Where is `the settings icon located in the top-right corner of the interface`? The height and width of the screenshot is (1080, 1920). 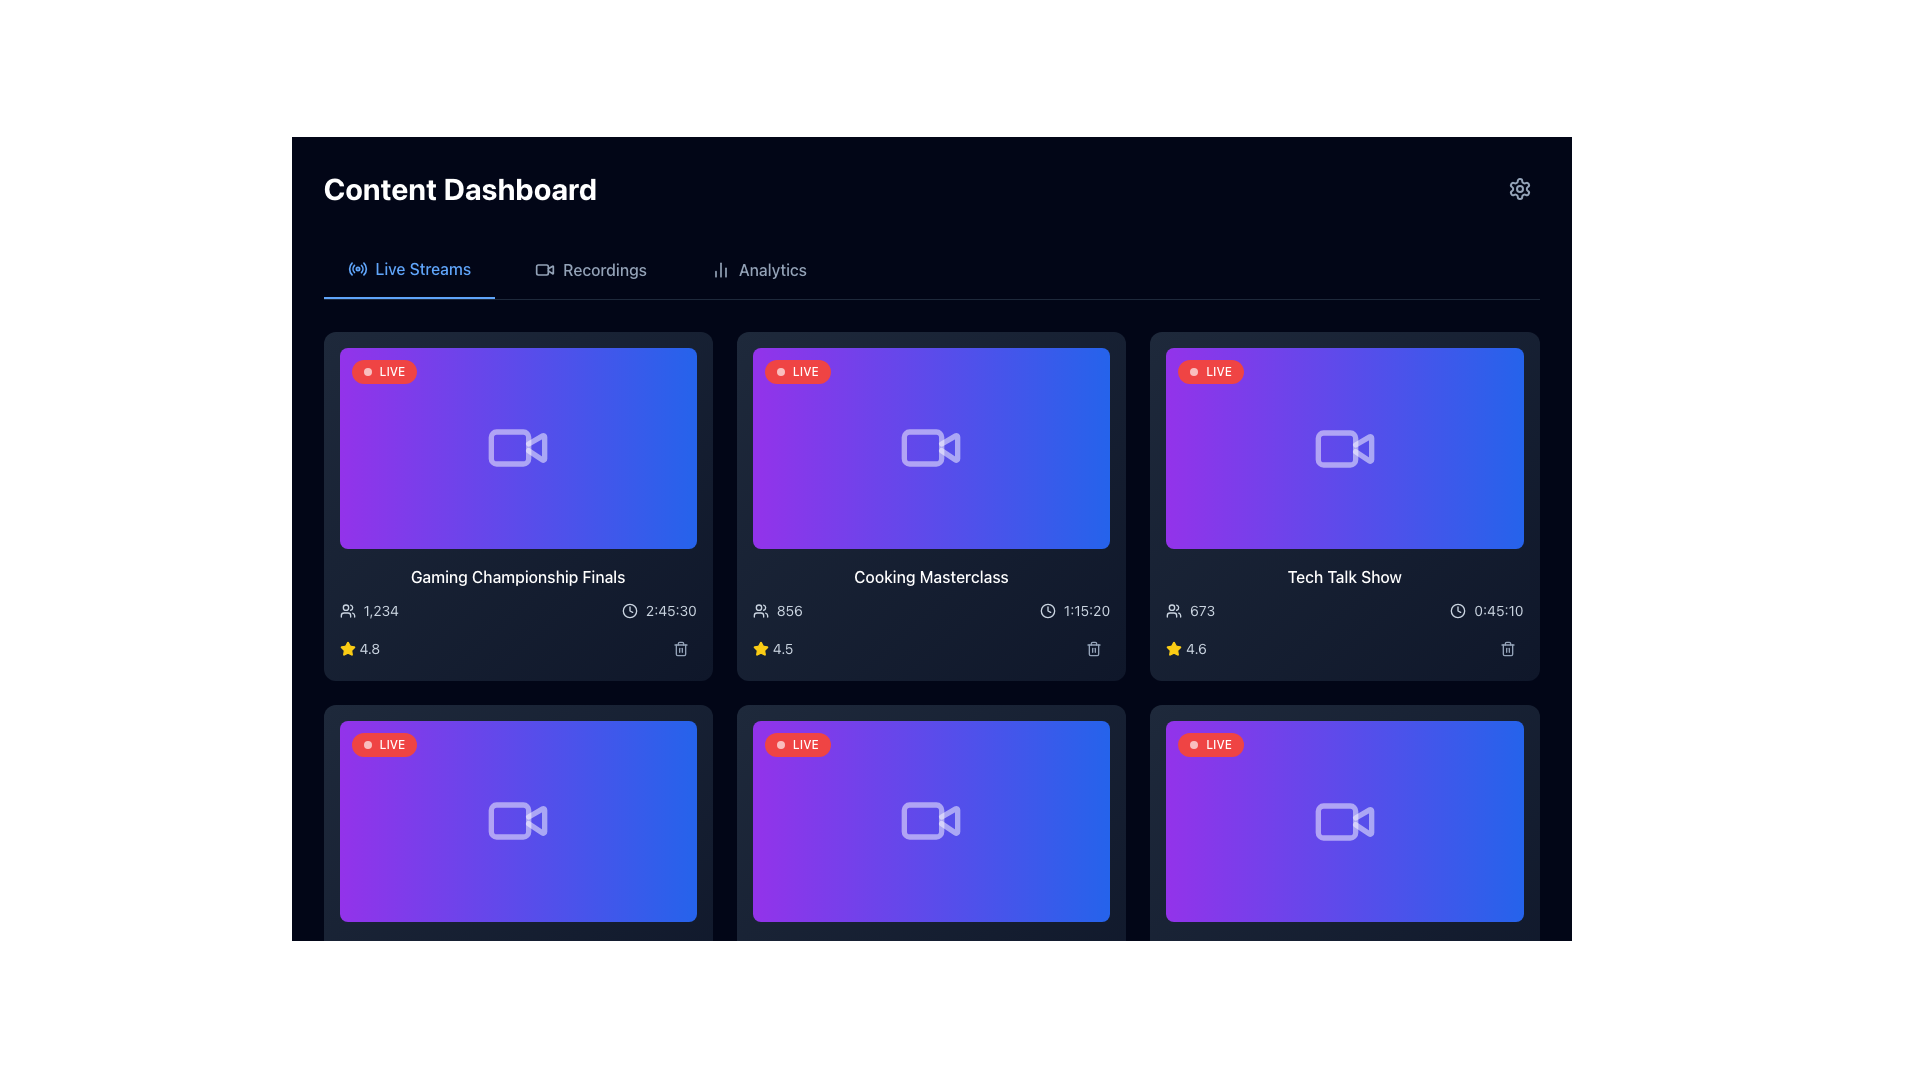
the settings icon located in the top-right corner of the interface is located at coordinates (1519, 189).